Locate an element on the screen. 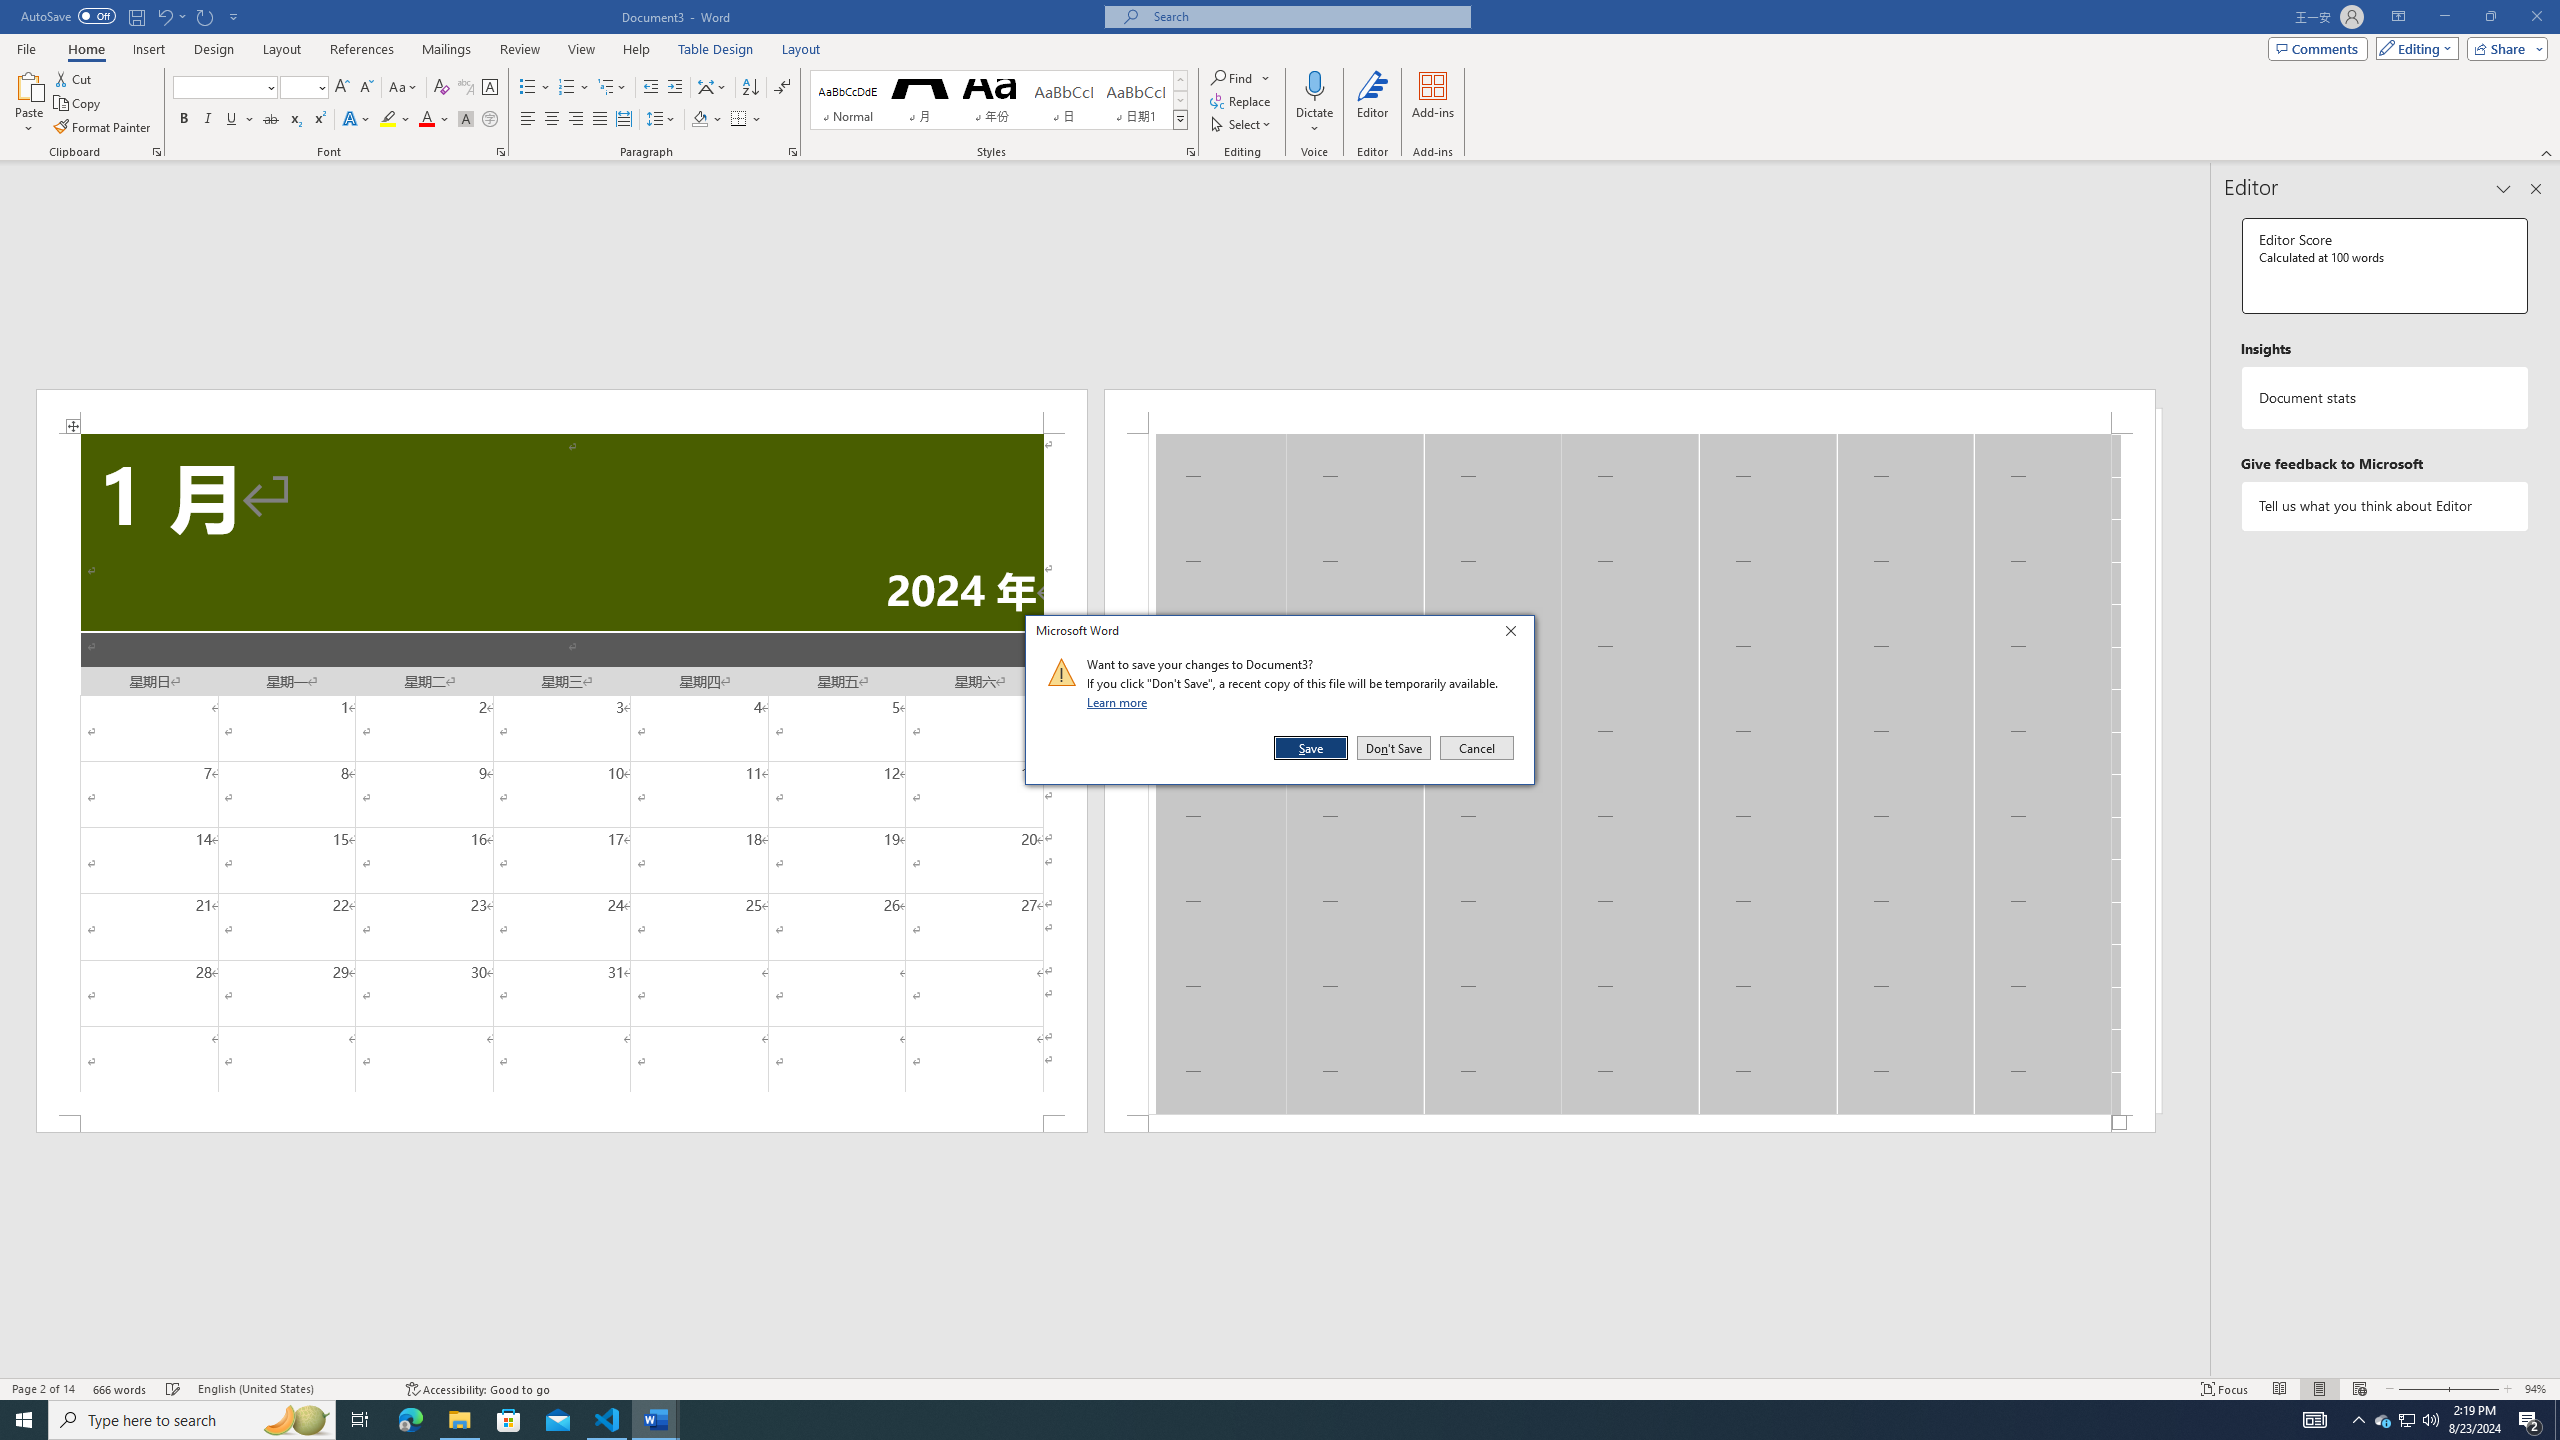 The width and height of the screenshot is (2560, 1440). 'More Options' is located at coordinates (1313, 120).